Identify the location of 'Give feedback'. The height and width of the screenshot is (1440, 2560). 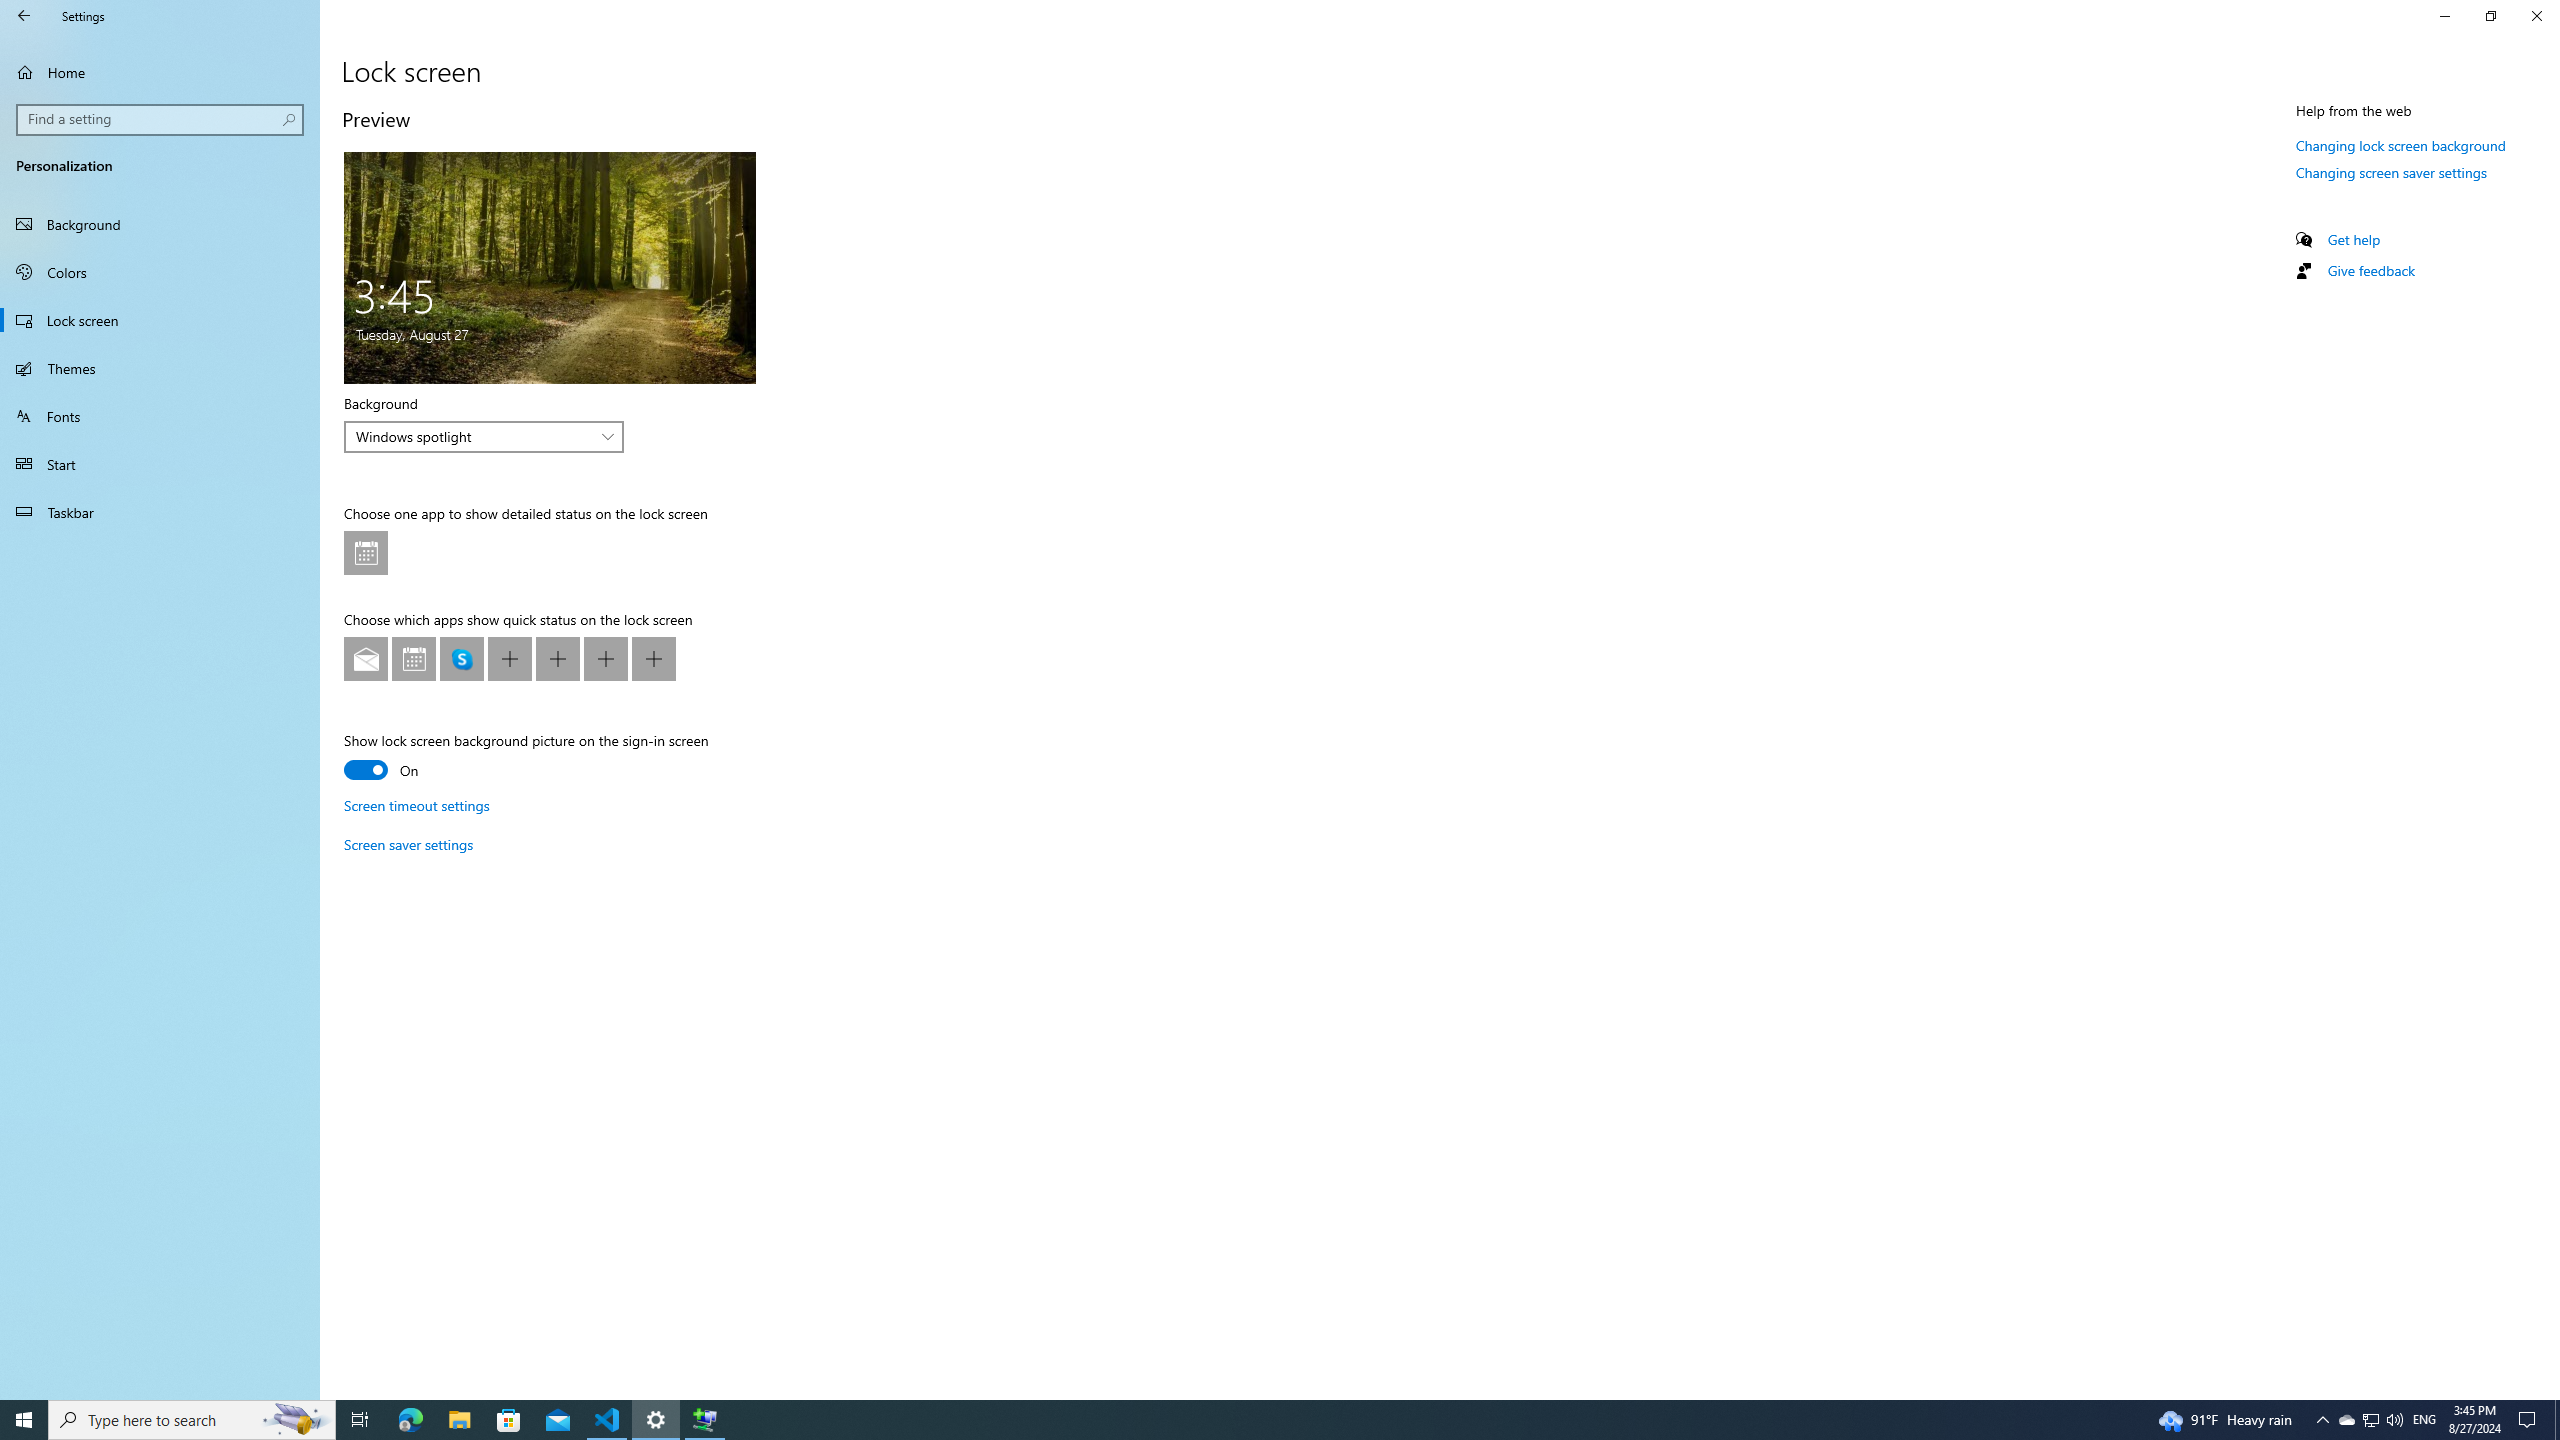
(2369, 269).